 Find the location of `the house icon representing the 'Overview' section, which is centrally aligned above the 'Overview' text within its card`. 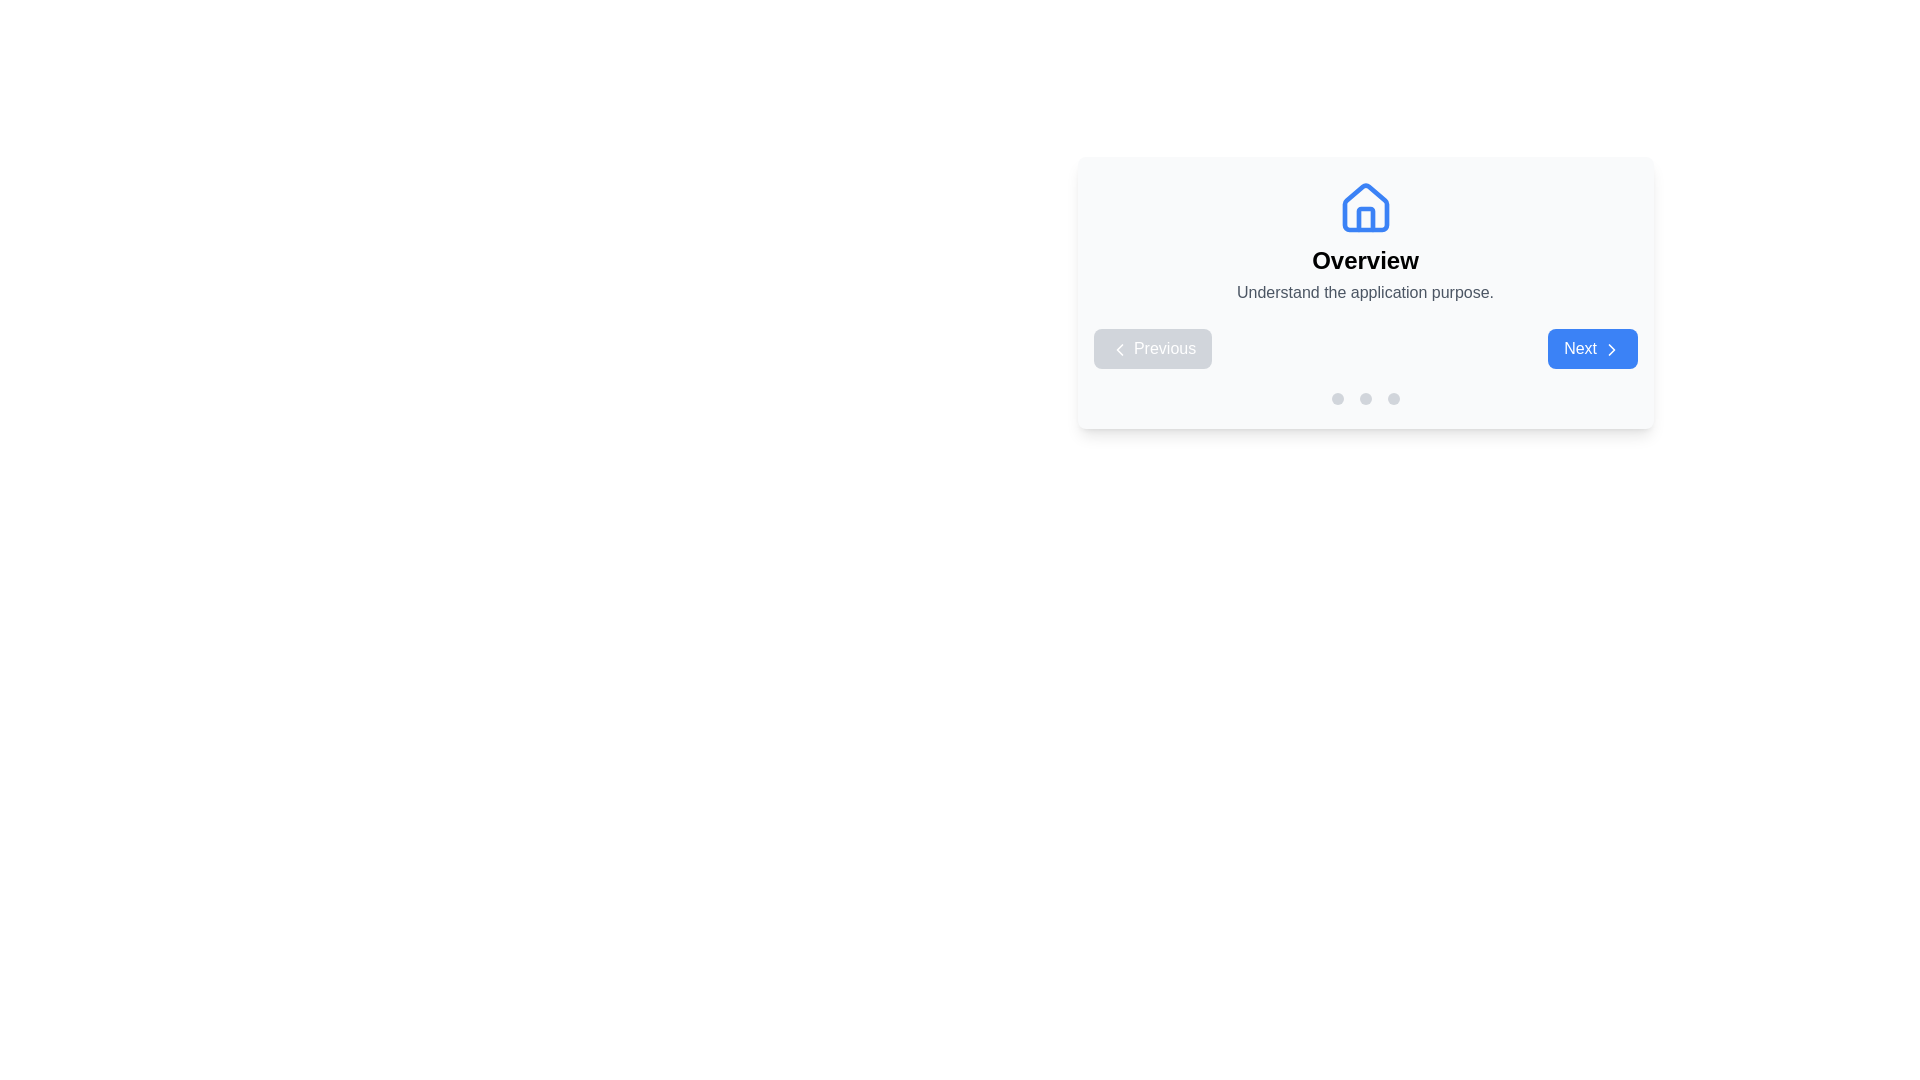

the house icon representing the 'Overview' section, which is centrally aligned above the 'Overview' text within its card is located at coordinates (1364, 208).